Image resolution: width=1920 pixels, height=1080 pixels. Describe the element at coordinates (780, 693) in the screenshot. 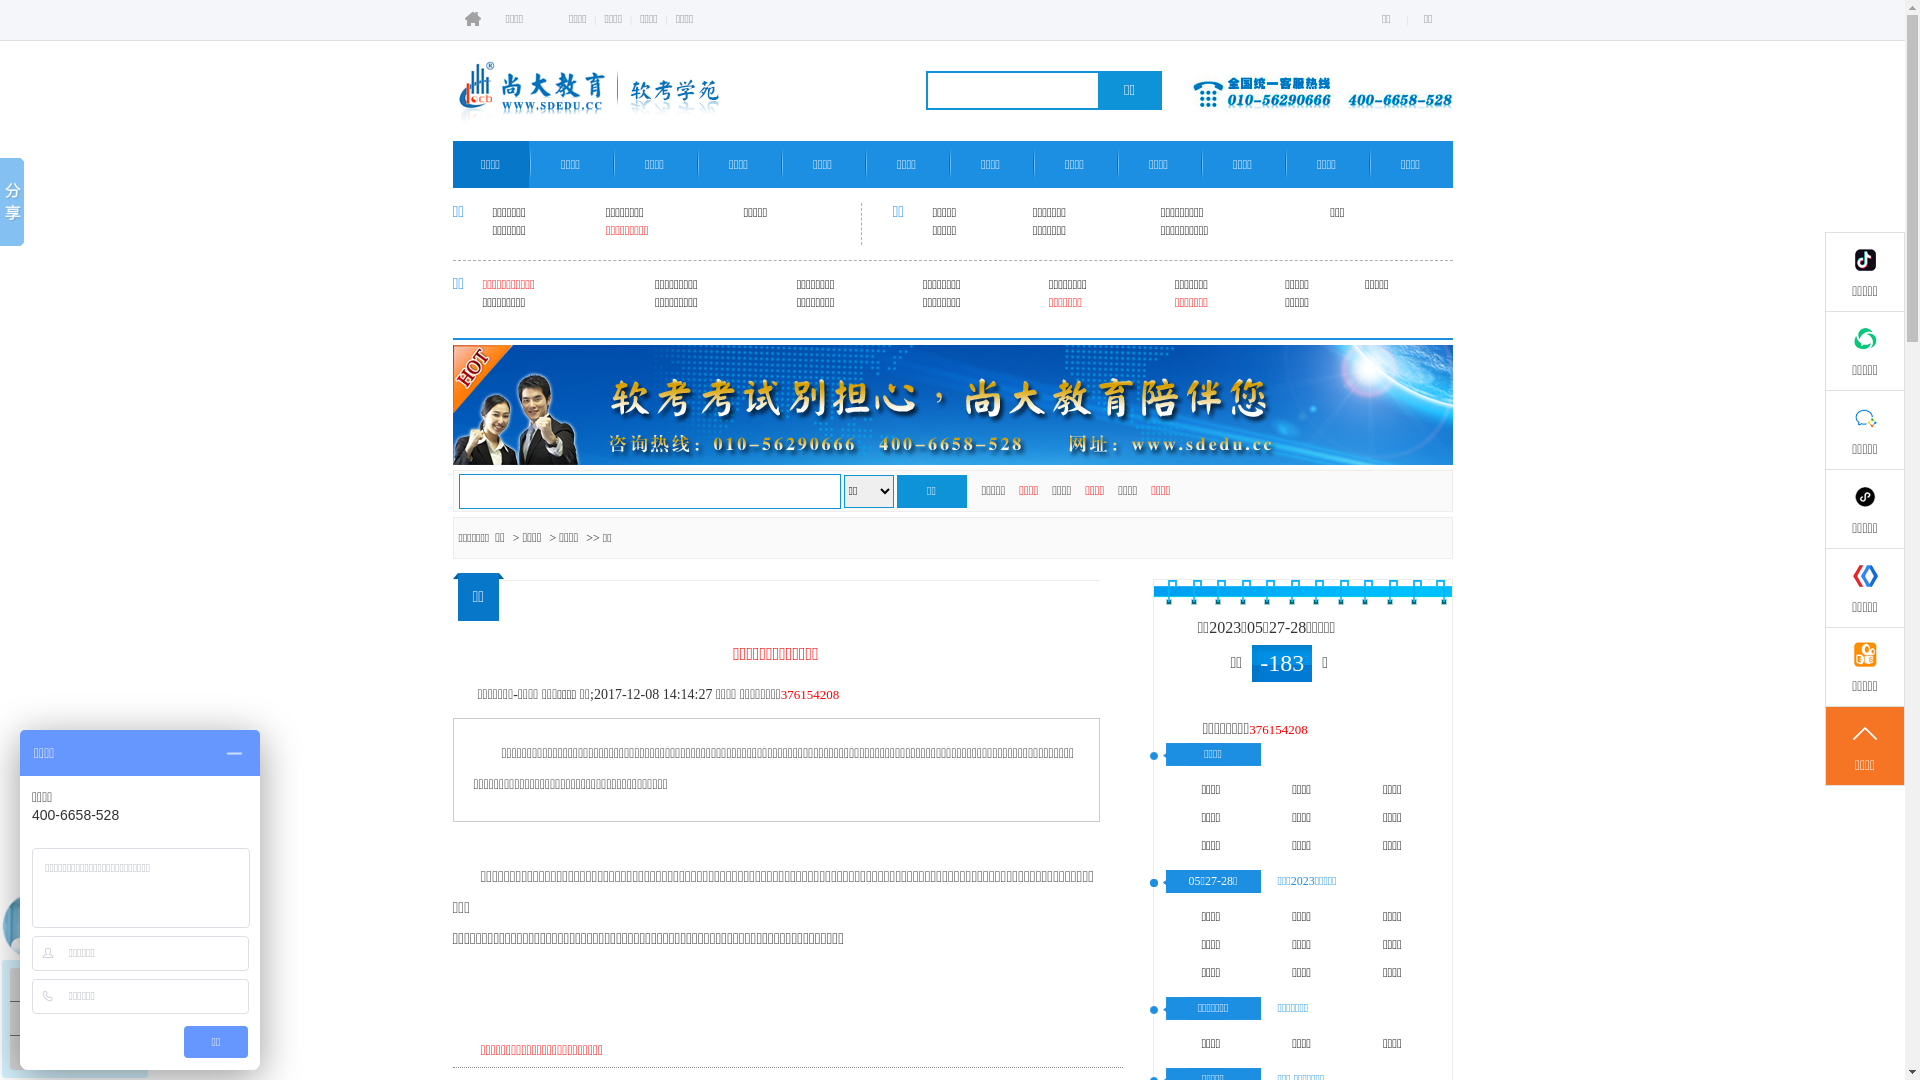

I see `'376154208'` at that location.